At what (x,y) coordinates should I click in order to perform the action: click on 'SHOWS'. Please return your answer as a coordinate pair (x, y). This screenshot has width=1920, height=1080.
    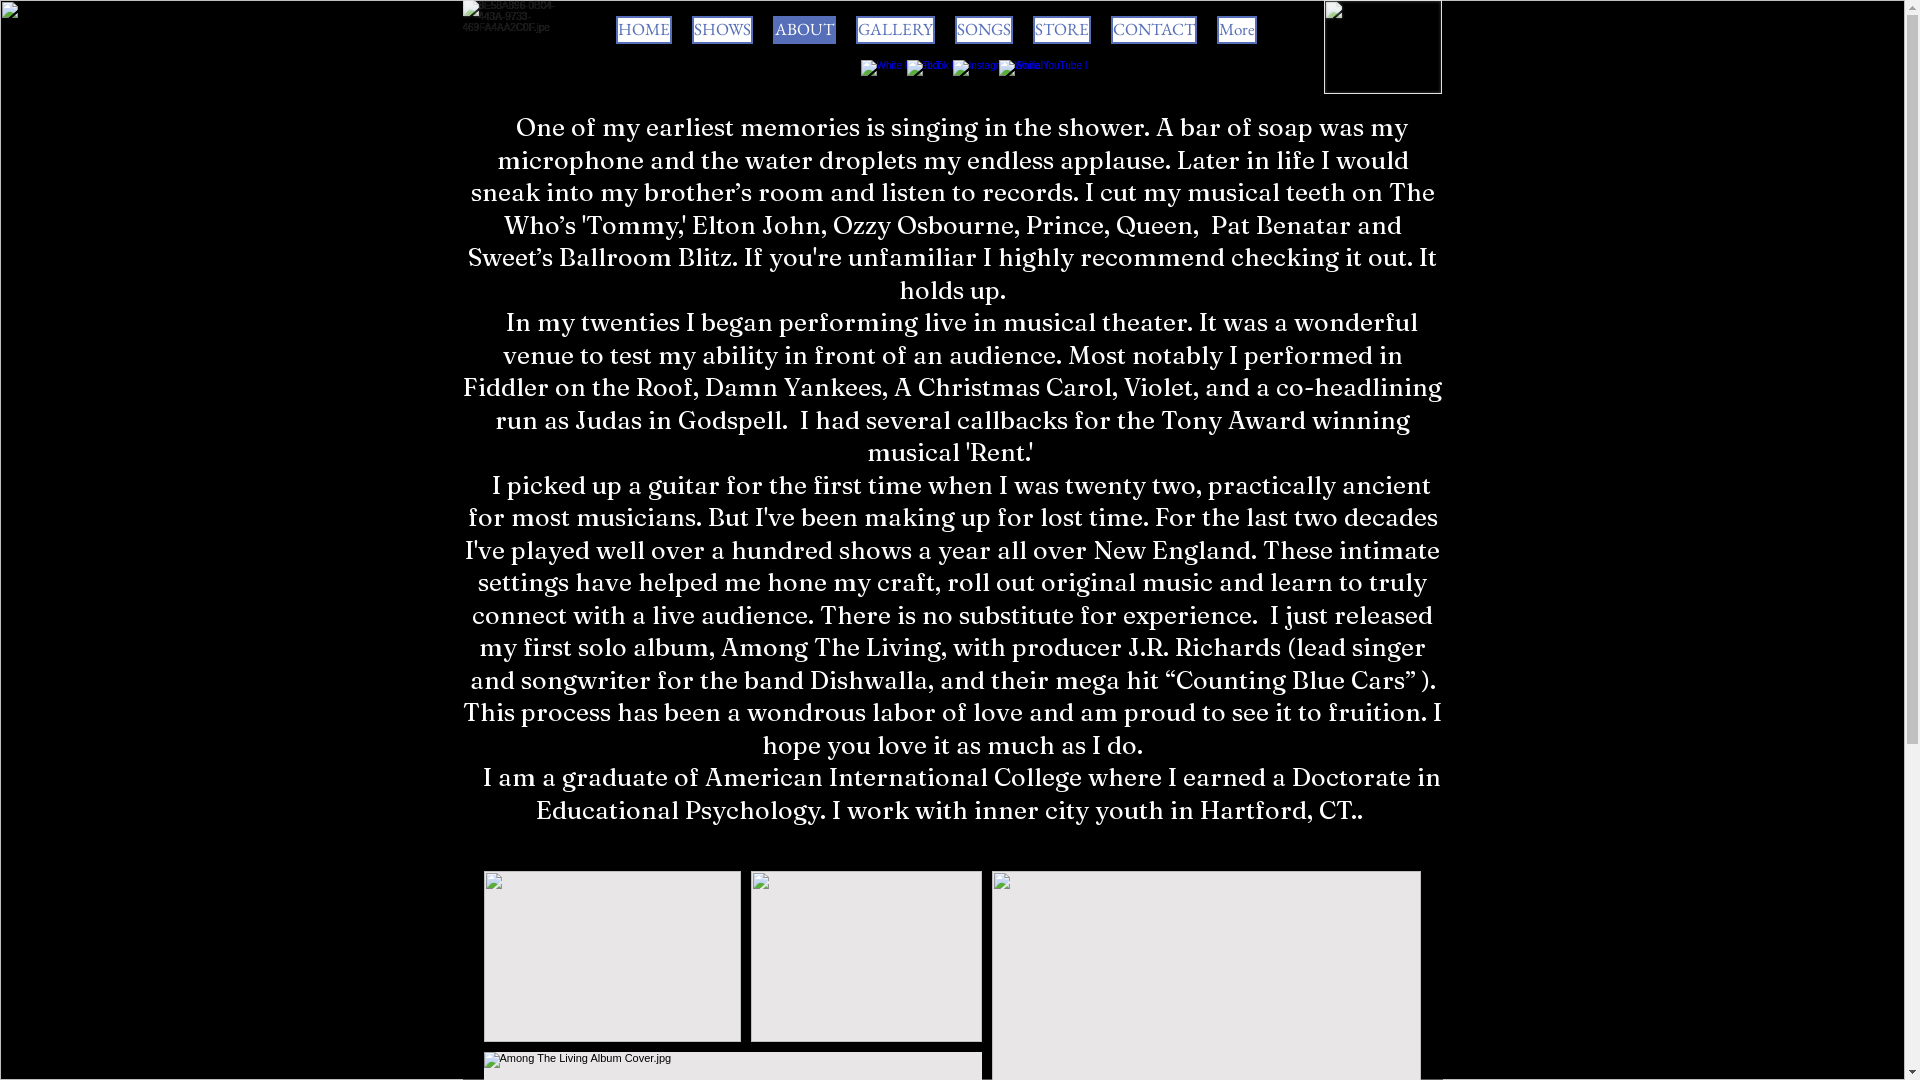
    Looking at the image, I should click on (721, 30).